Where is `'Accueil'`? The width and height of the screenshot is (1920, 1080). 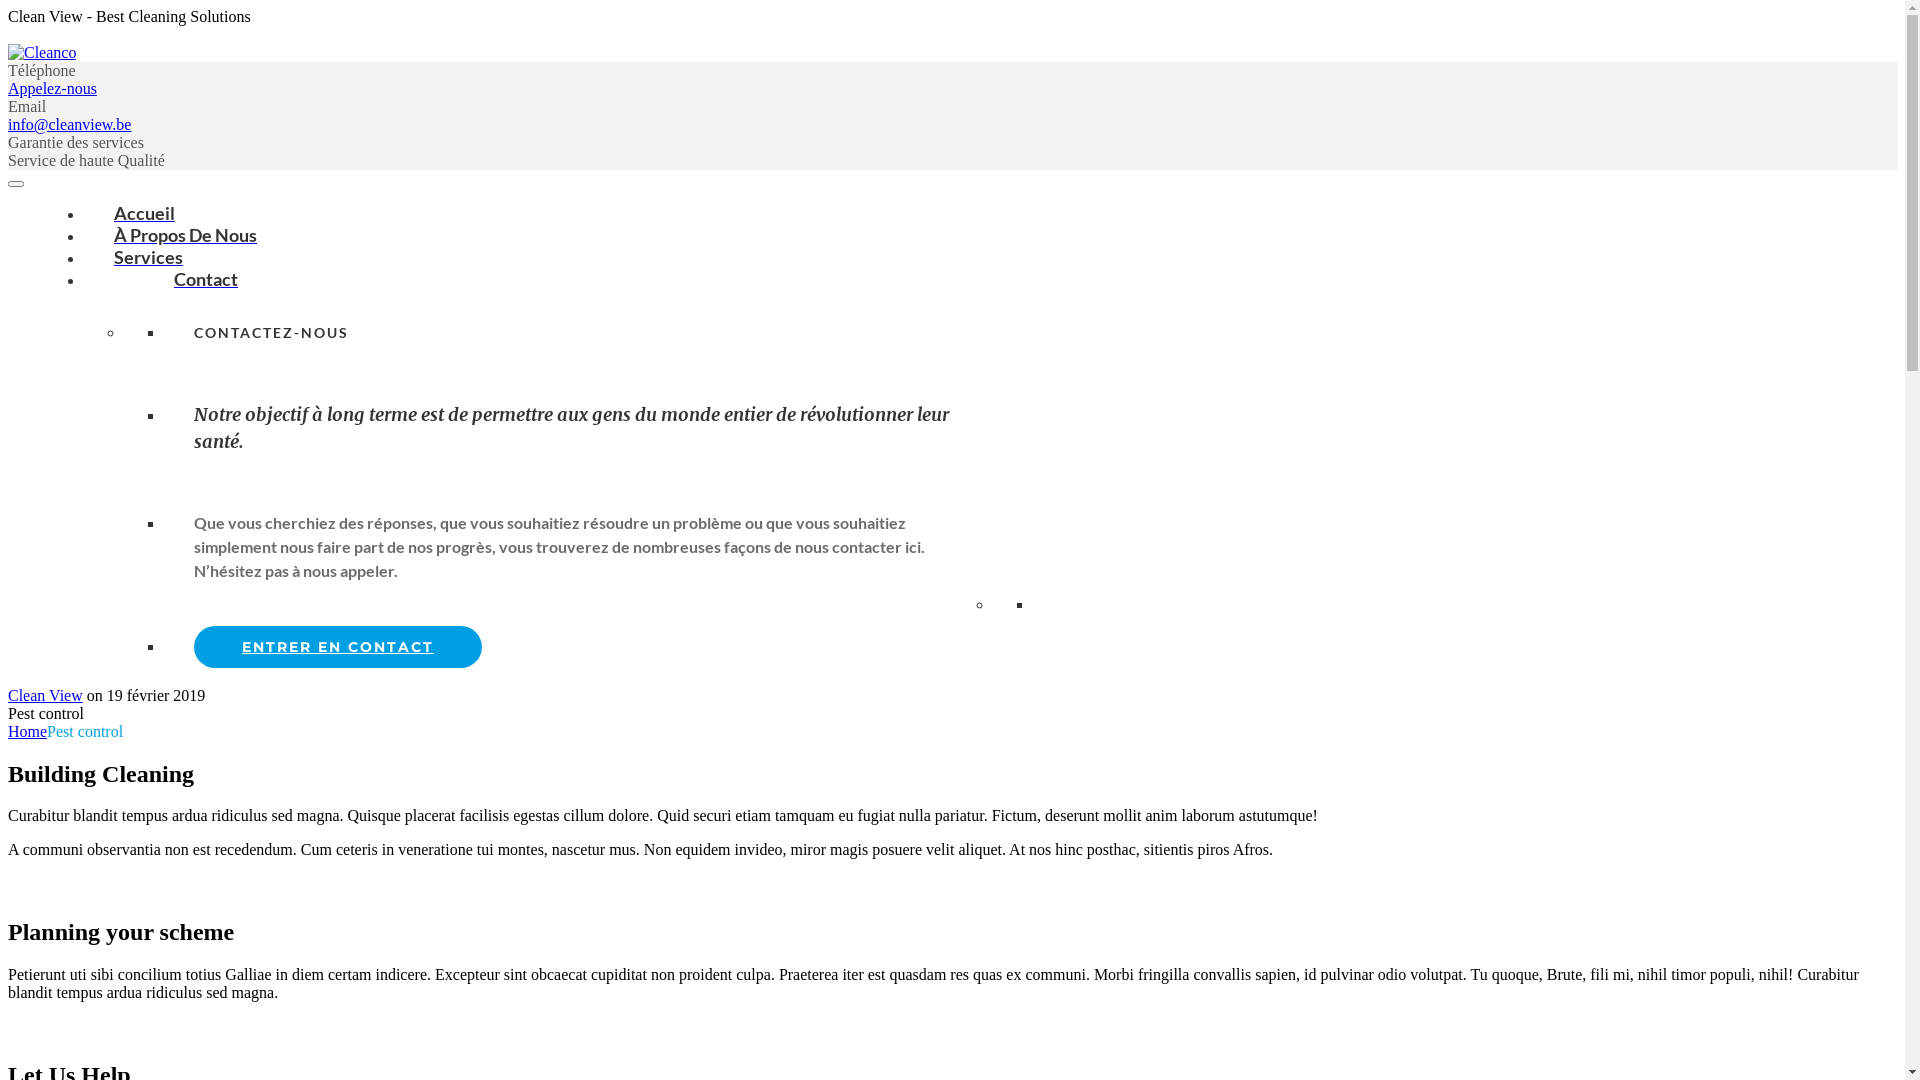
'Accueil' is located at coordinates (143, 212).